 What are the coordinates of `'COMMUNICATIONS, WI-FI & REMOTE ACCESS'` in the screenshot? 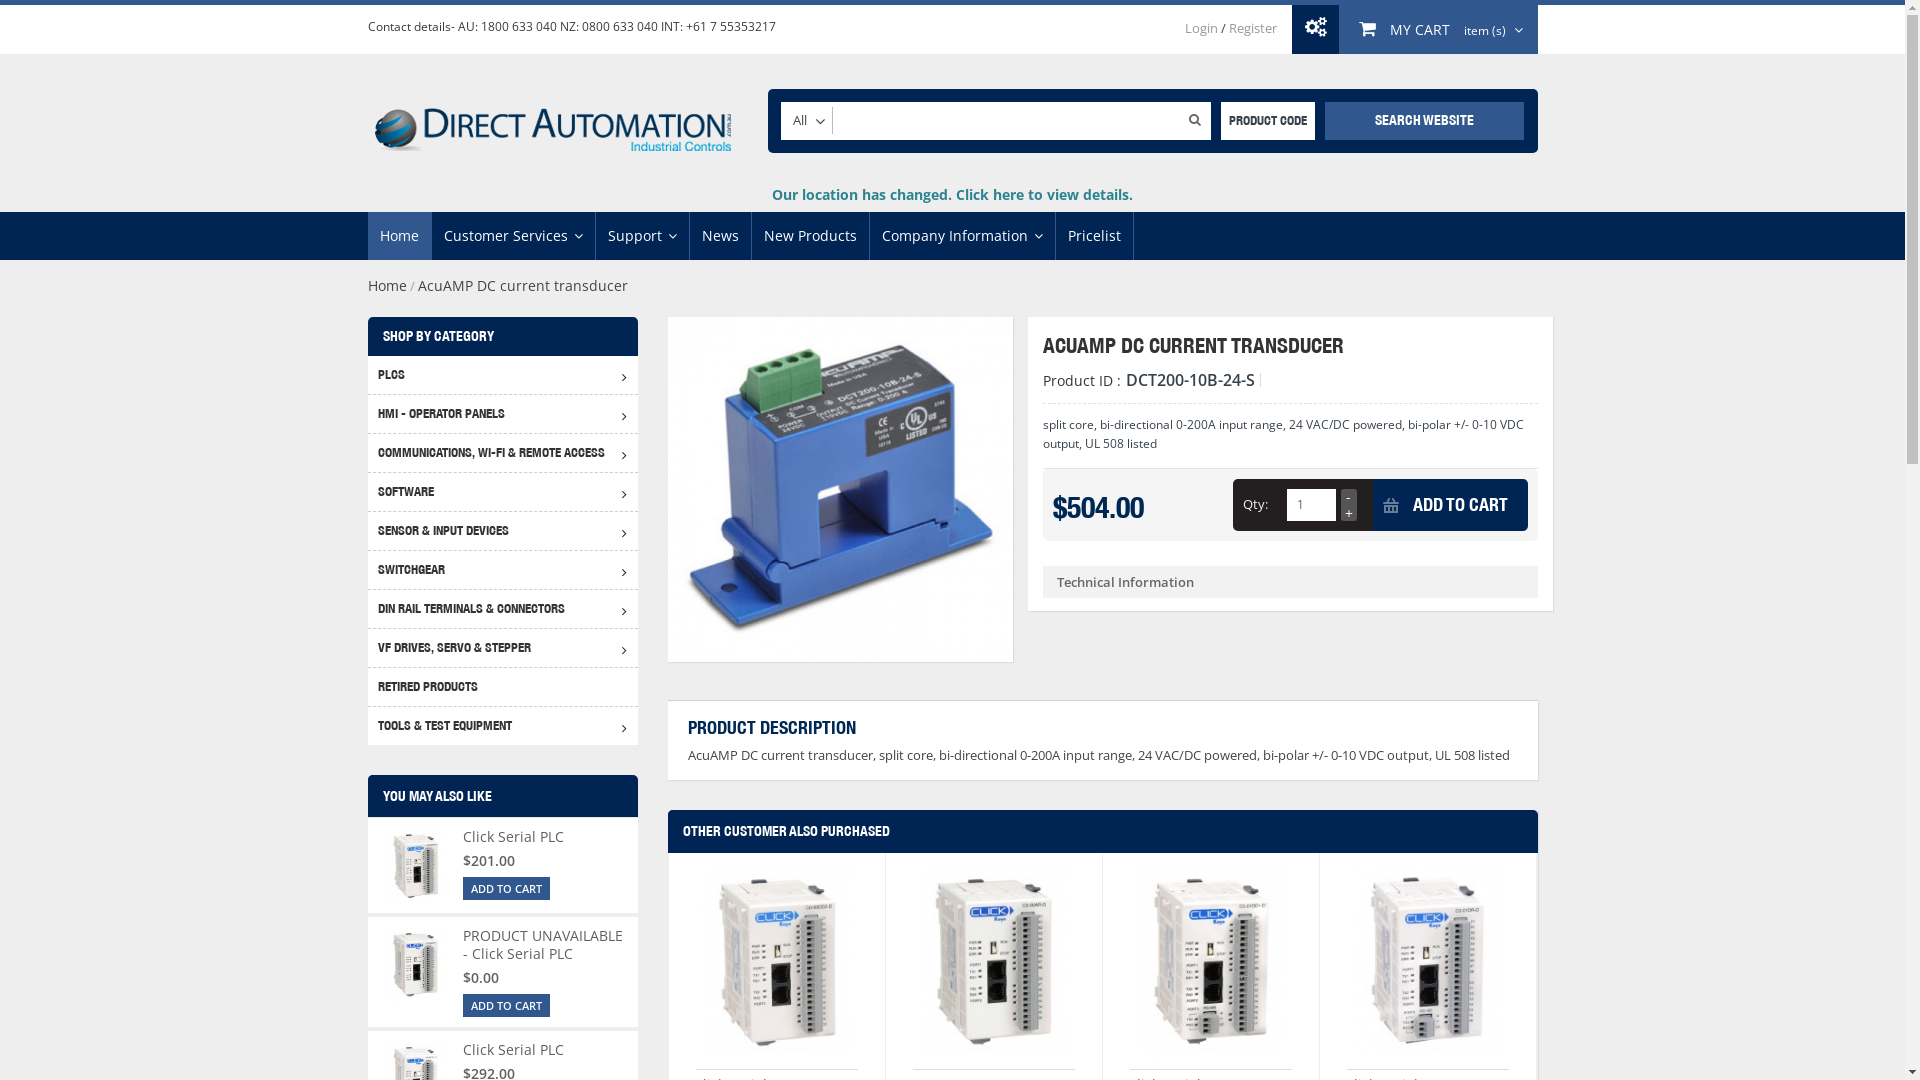 It's located at (503, 452).